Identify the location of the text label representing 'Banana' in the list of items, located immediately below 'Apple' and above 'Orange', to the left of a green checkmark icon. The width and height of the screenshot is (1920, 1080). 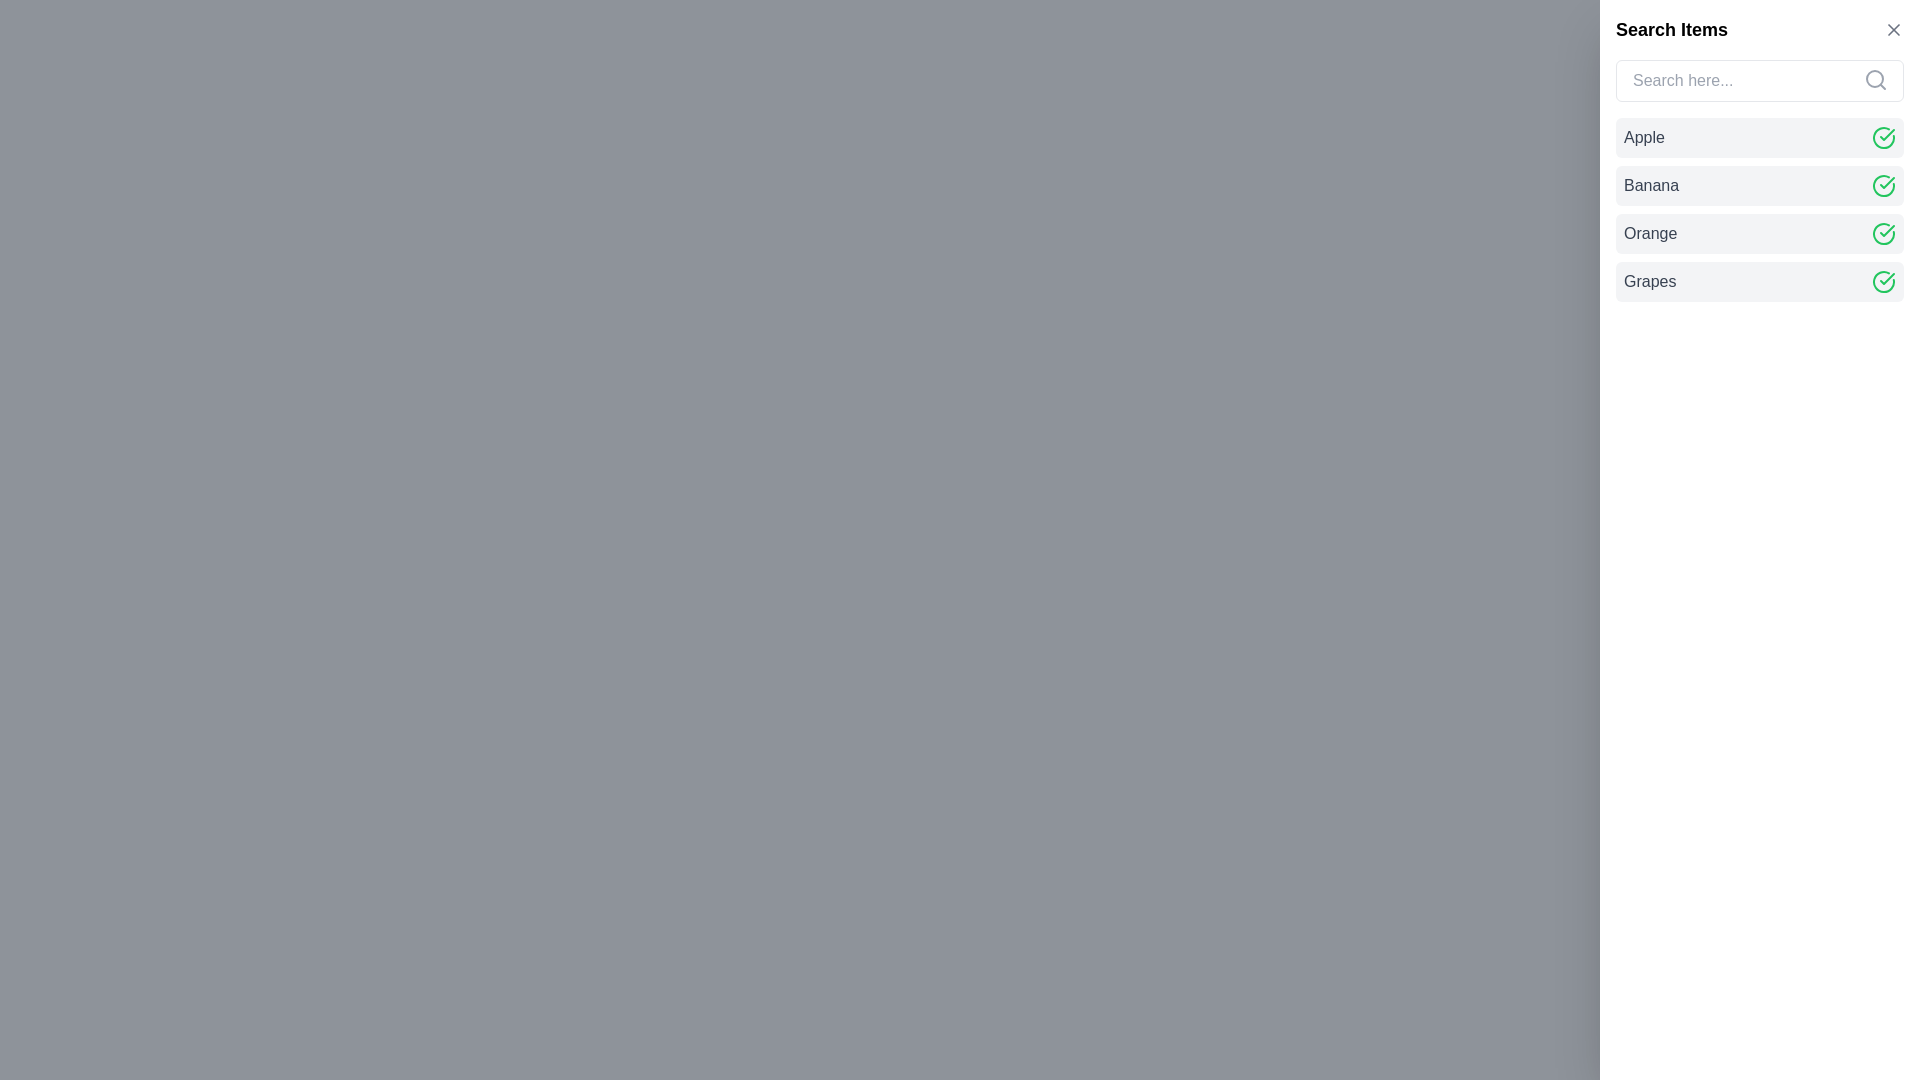
(1651, 185).